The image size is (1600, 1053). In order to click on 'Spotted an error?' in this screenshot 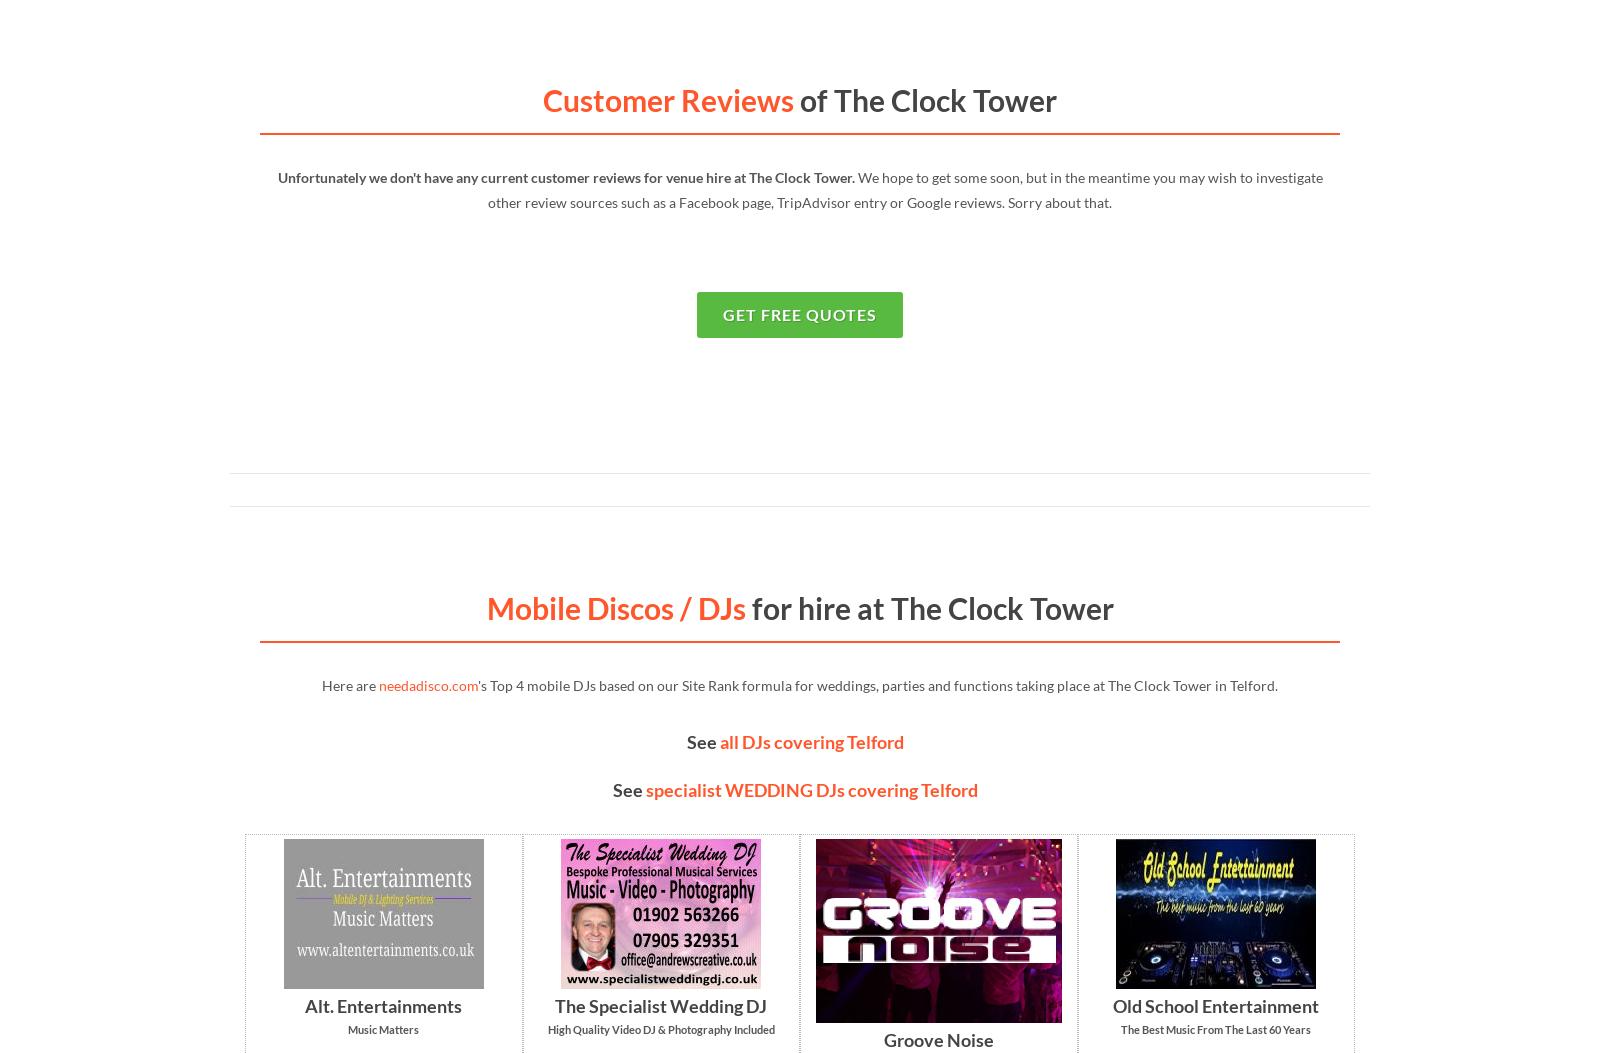, I will do `click(1227, 775)`.